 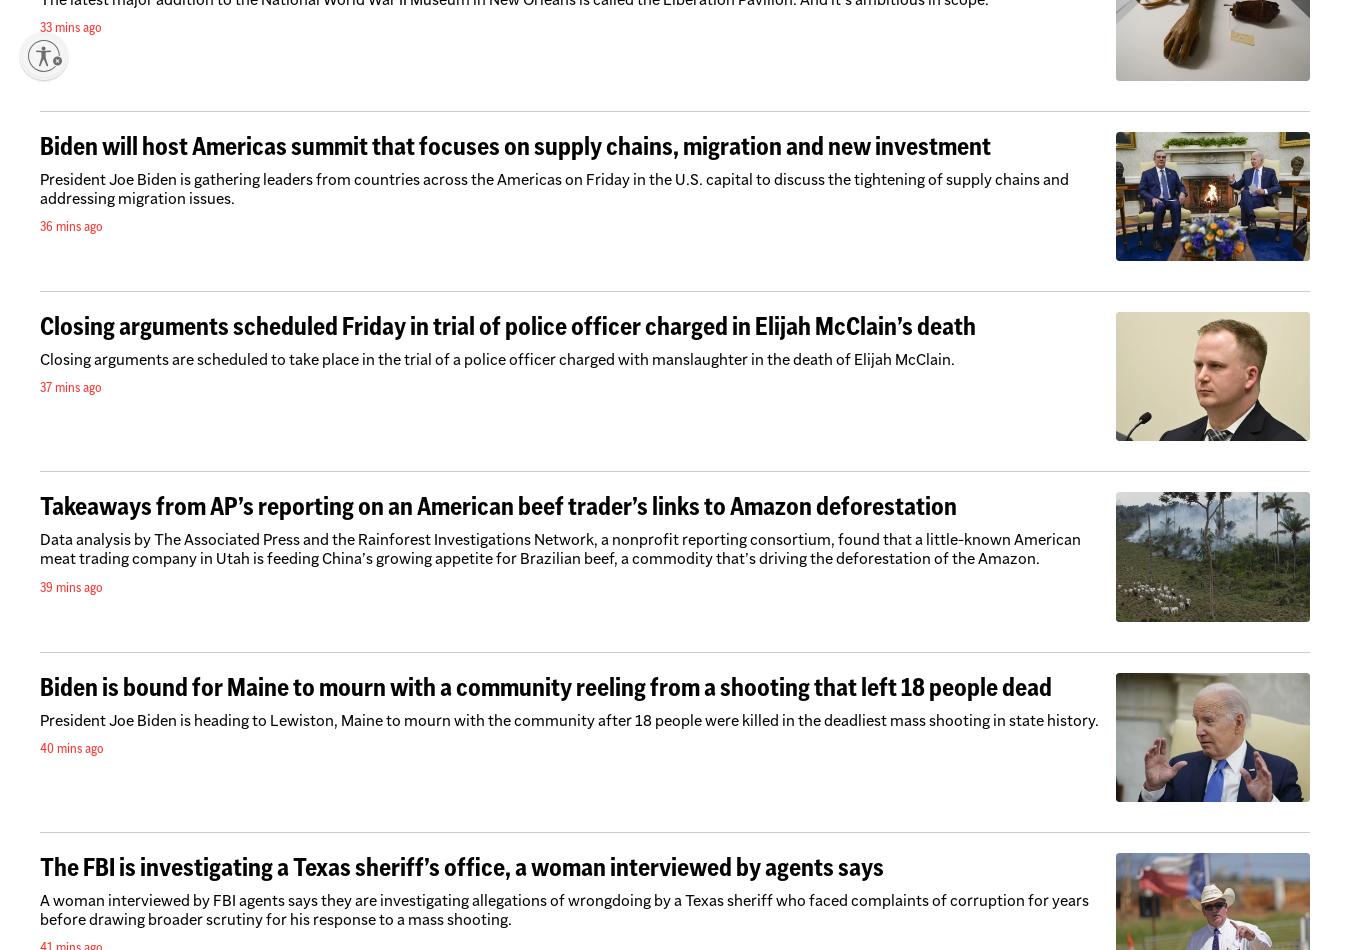 What do you see at coordinates (70, 26) in the screenshot?
I see `'33 mins ago'` at bounding box center [70, 26].